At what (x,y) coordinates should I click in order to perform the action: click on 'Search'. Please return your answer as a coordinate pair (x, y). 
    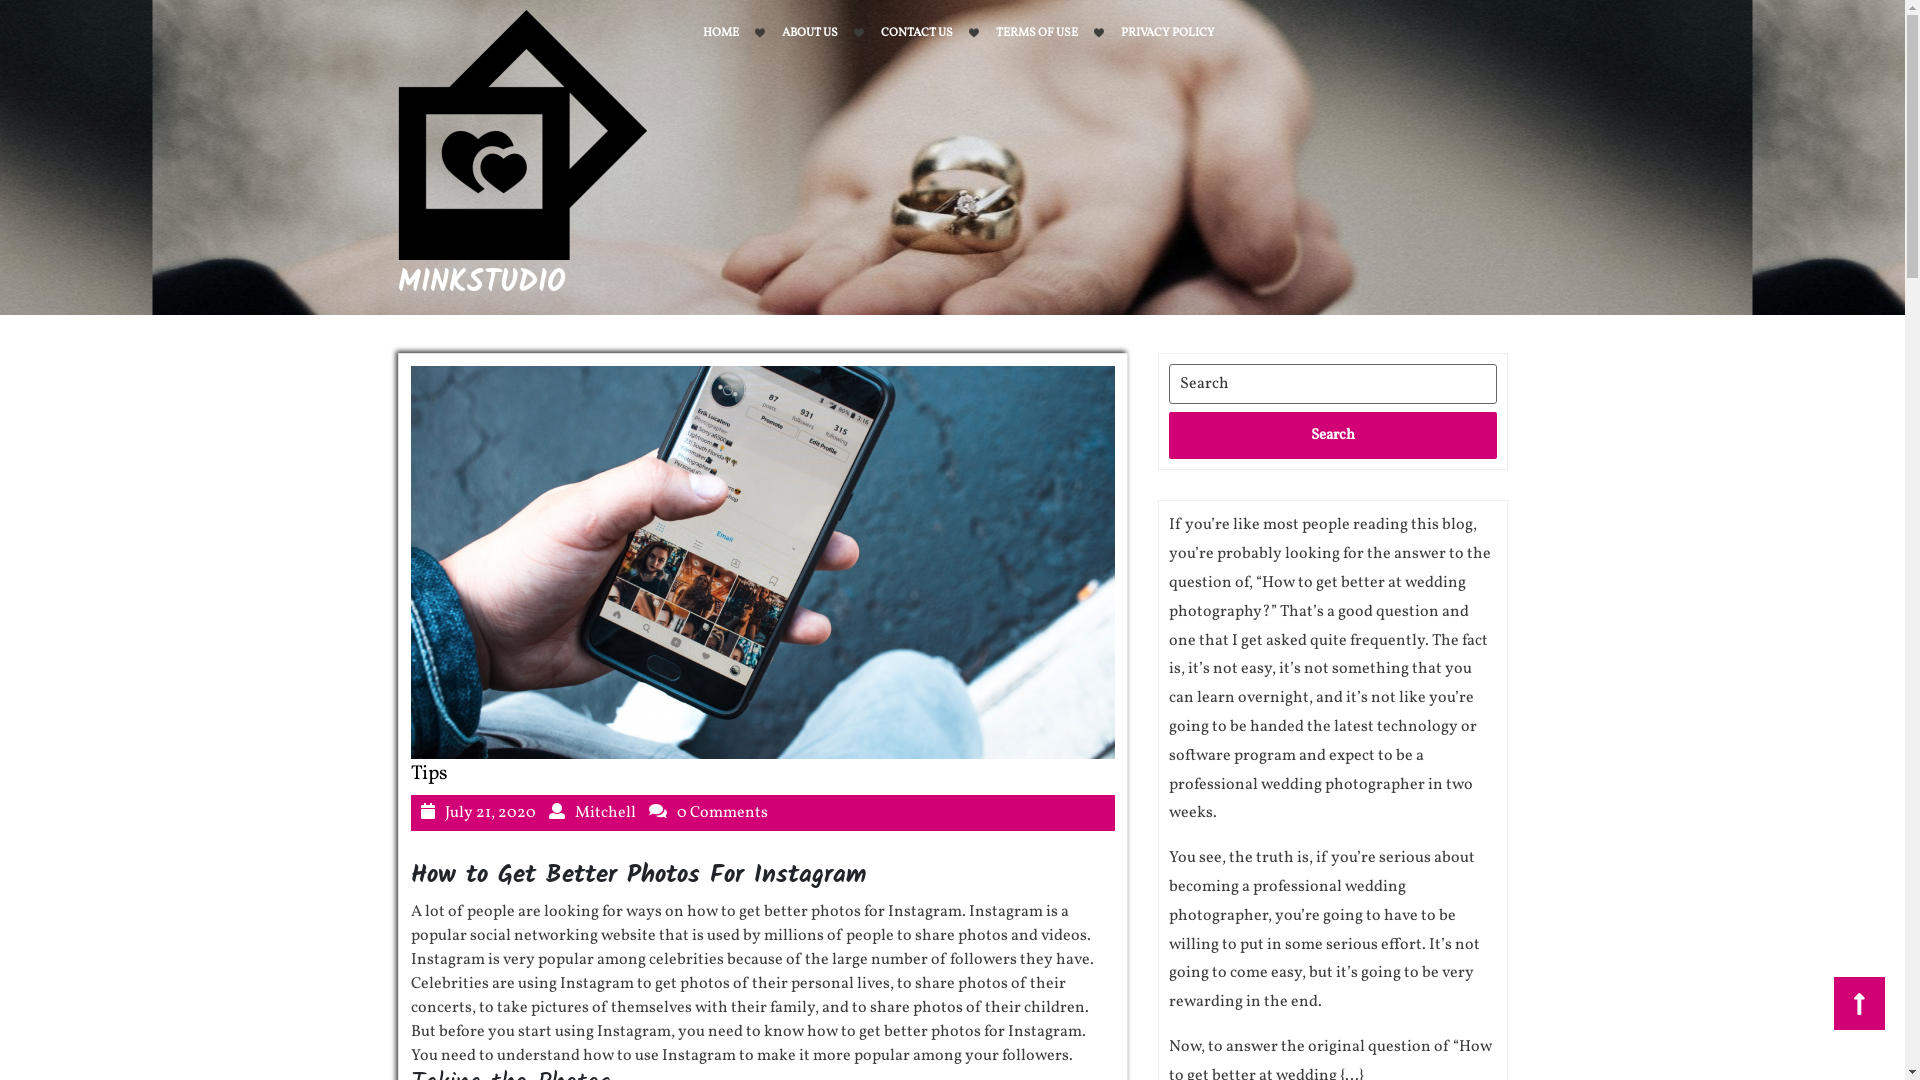
    Looking at the image, I should click on (1331, 434).